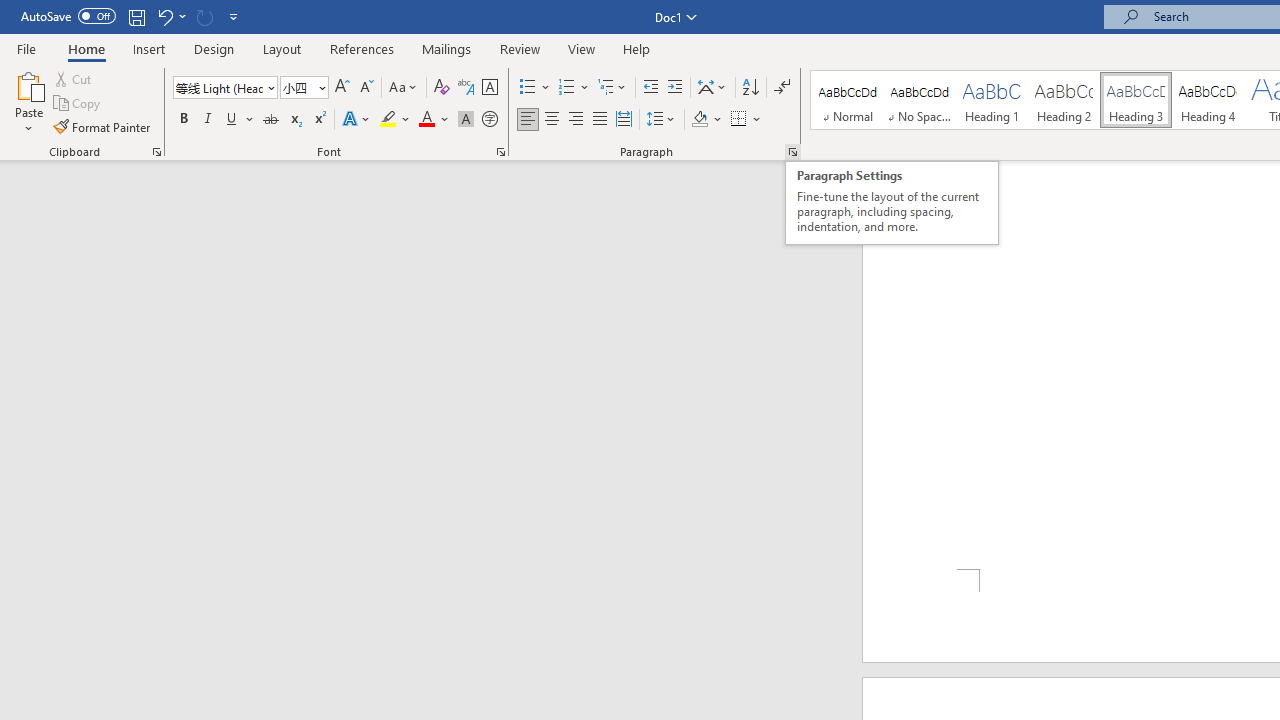 The width and height of the screenshot is (1280, 720). What do you see at coordinates (992, 100) in the screenshot?
I see `'Heading 1'` at bounding box center [992, 100].